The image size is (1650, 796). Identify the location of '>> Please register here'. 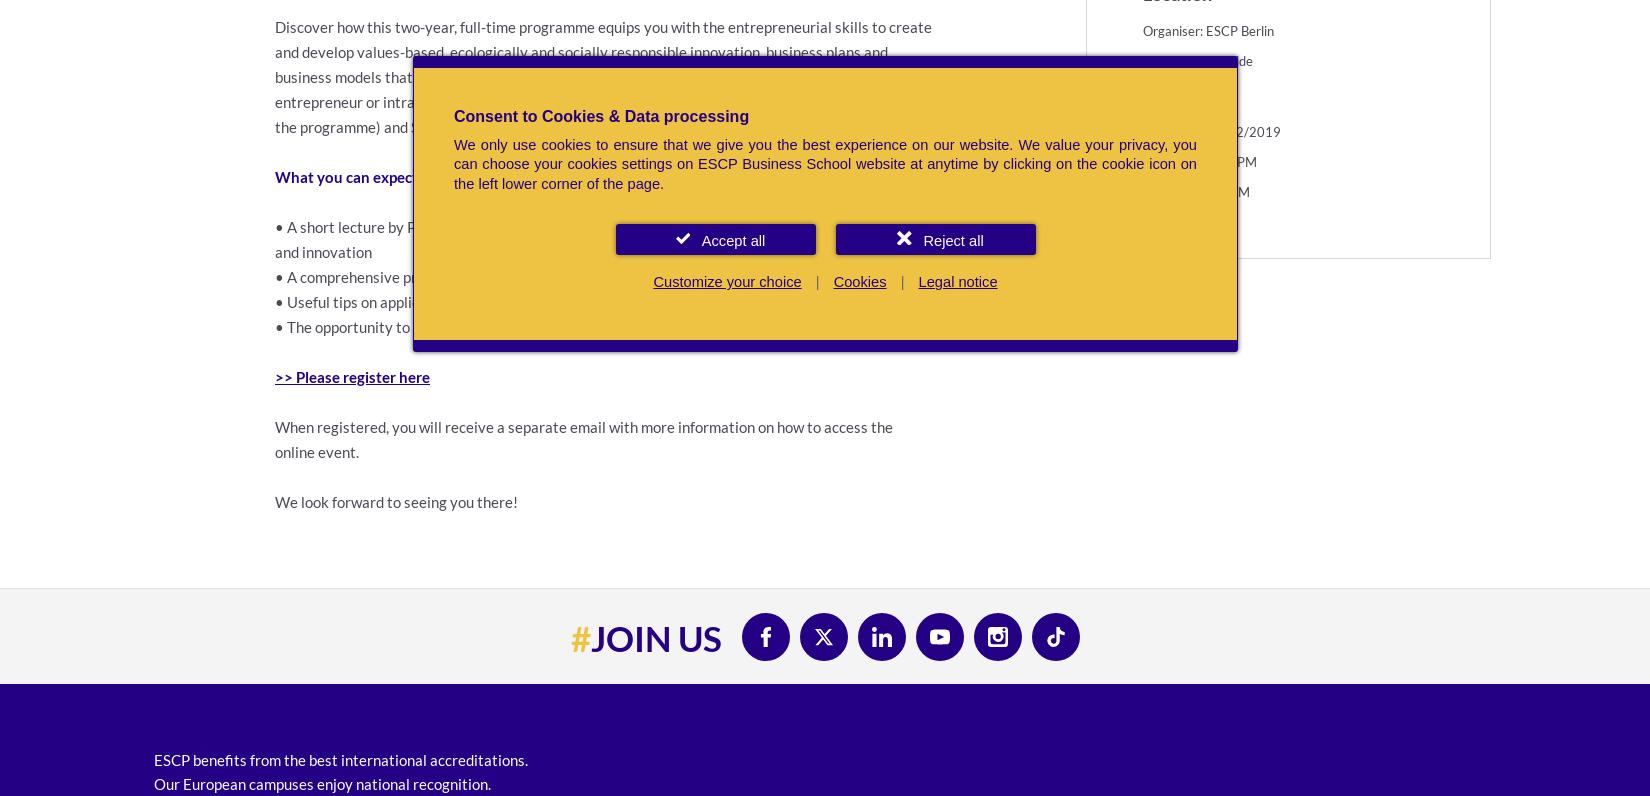
(352, 376).